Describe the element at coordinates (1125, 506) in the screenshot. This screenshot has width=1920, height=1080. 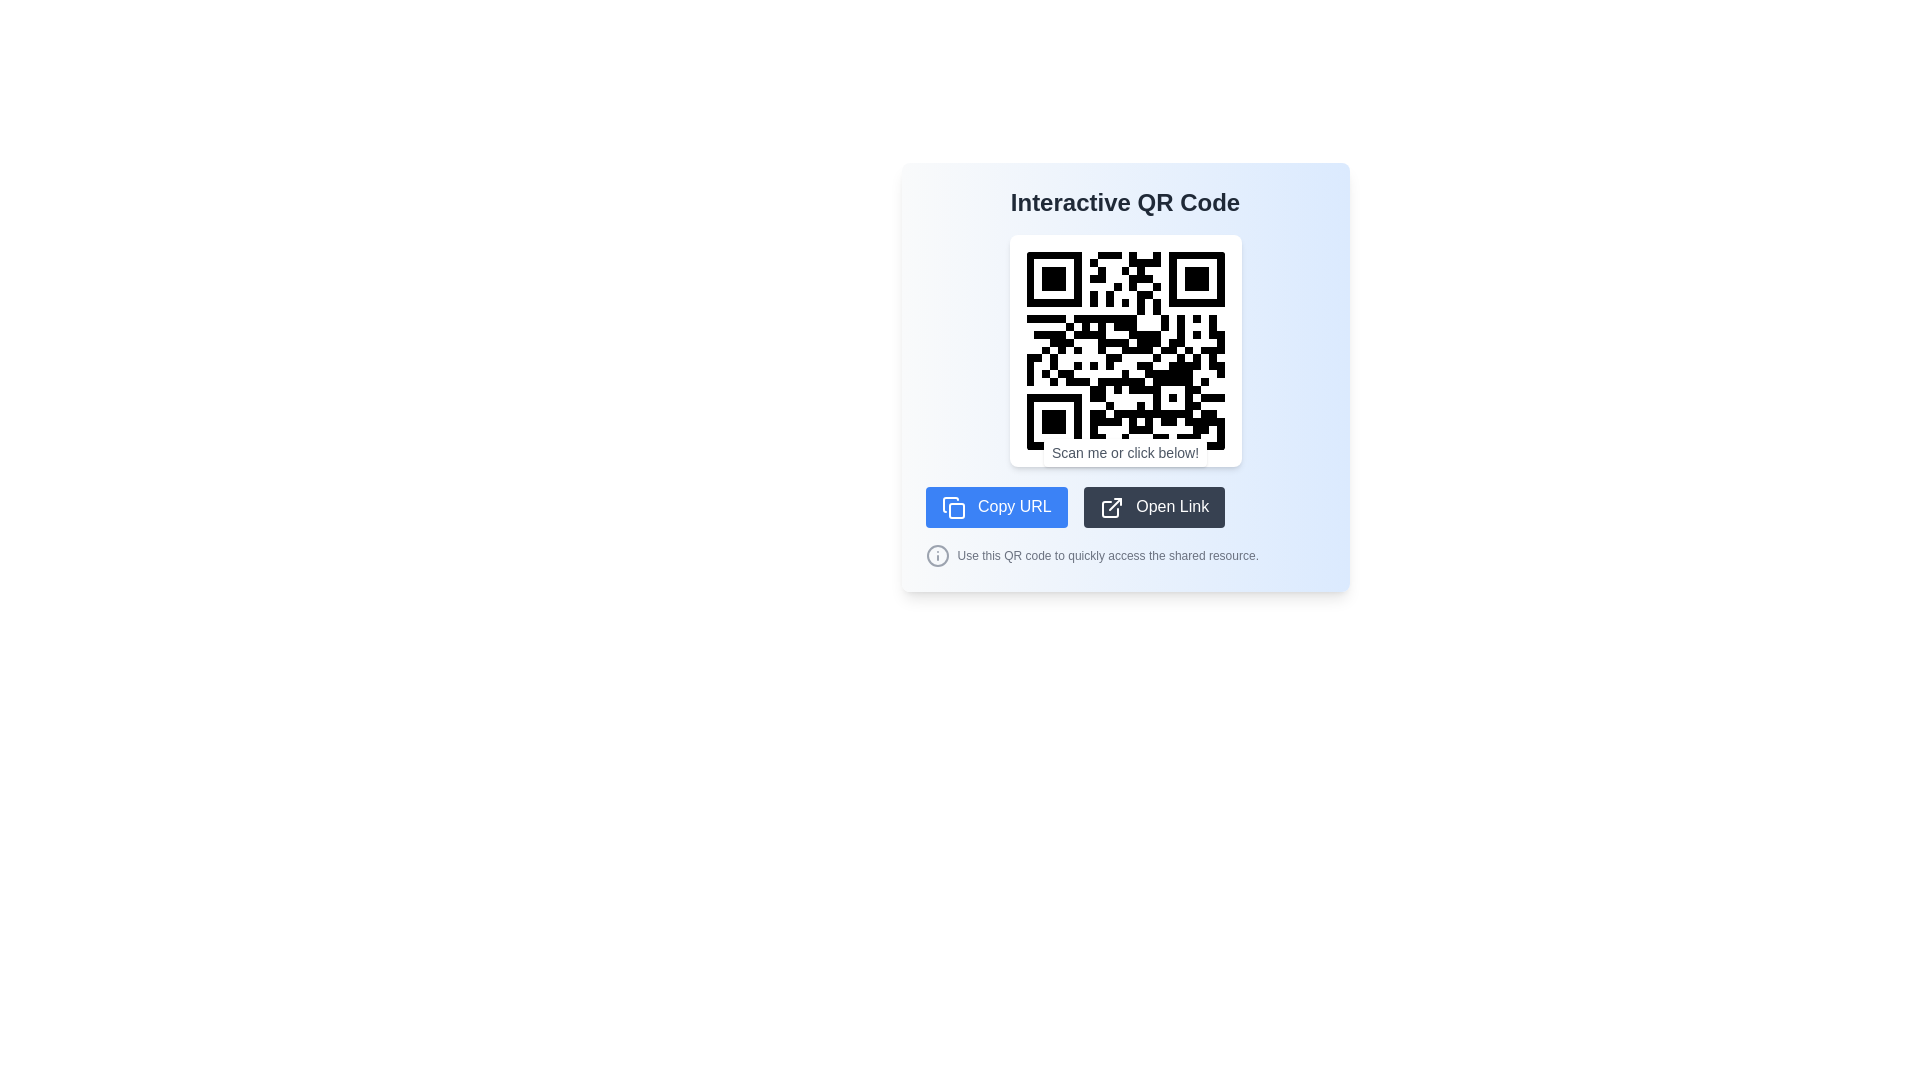
I see `the 'Open Link' button, which has a dark gray background with white text and an arrow icon indicating an external link, located to the right of the 'Copy URL' button` at that location.